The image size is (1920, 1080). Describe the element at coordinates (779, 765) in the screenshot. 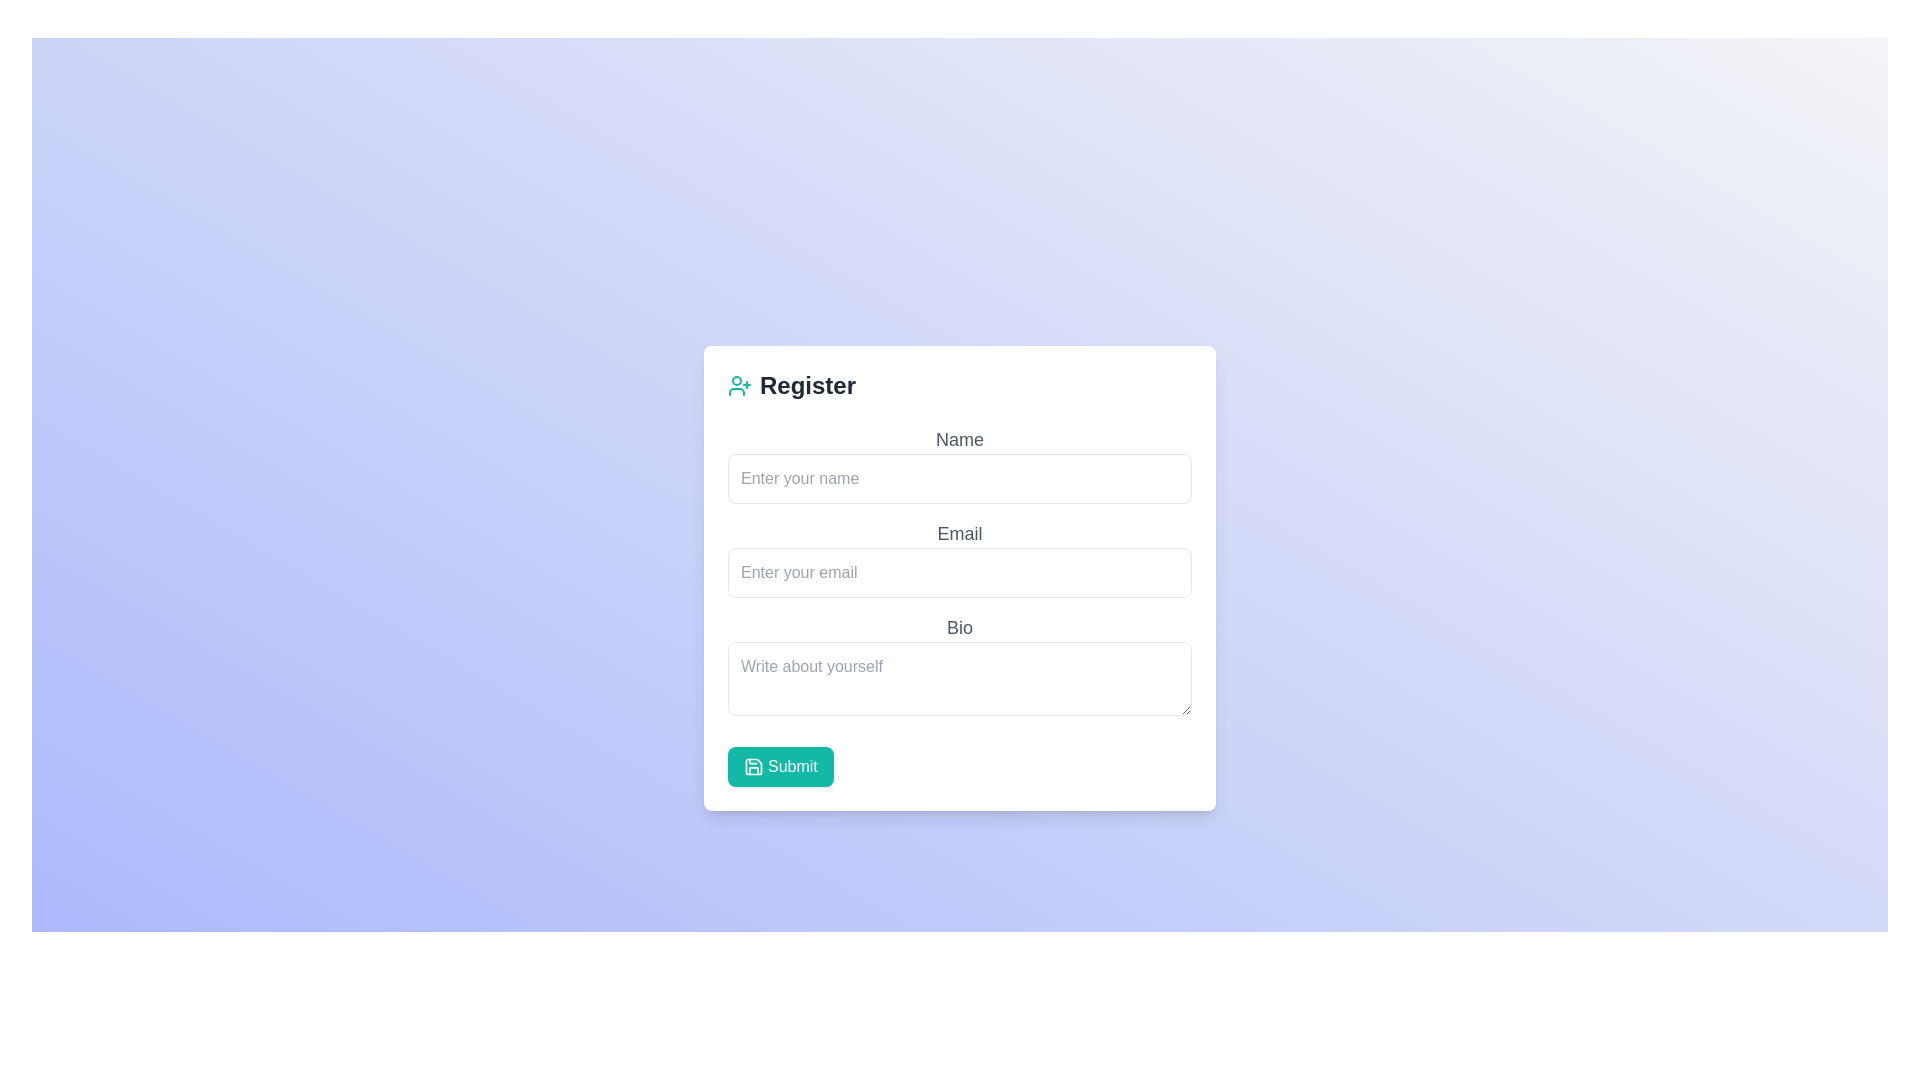

I see `the 'Submit' button located at the bottom of the 'Register' section, which has a teal background and white text` at that location.